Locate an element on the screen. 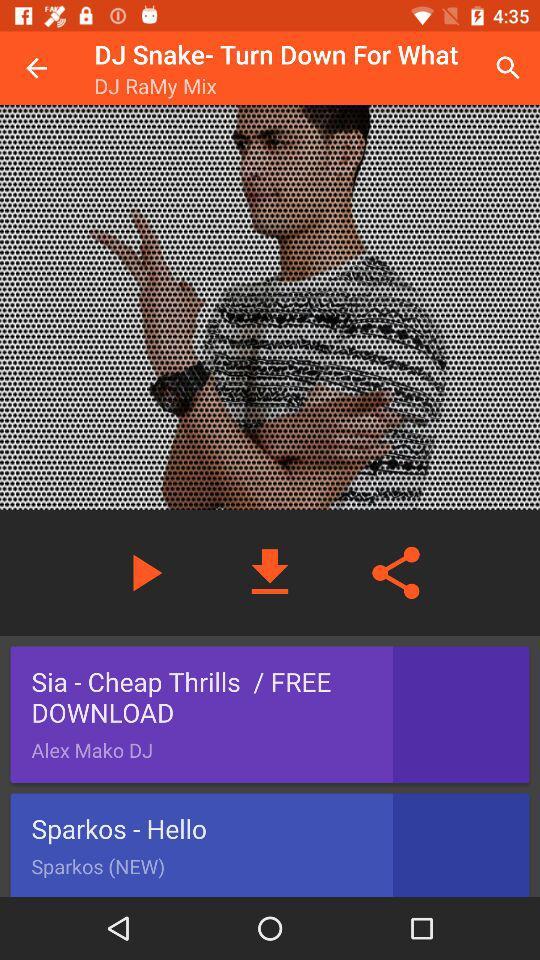  the item at the top right corner is located at coordinates (508, 68).